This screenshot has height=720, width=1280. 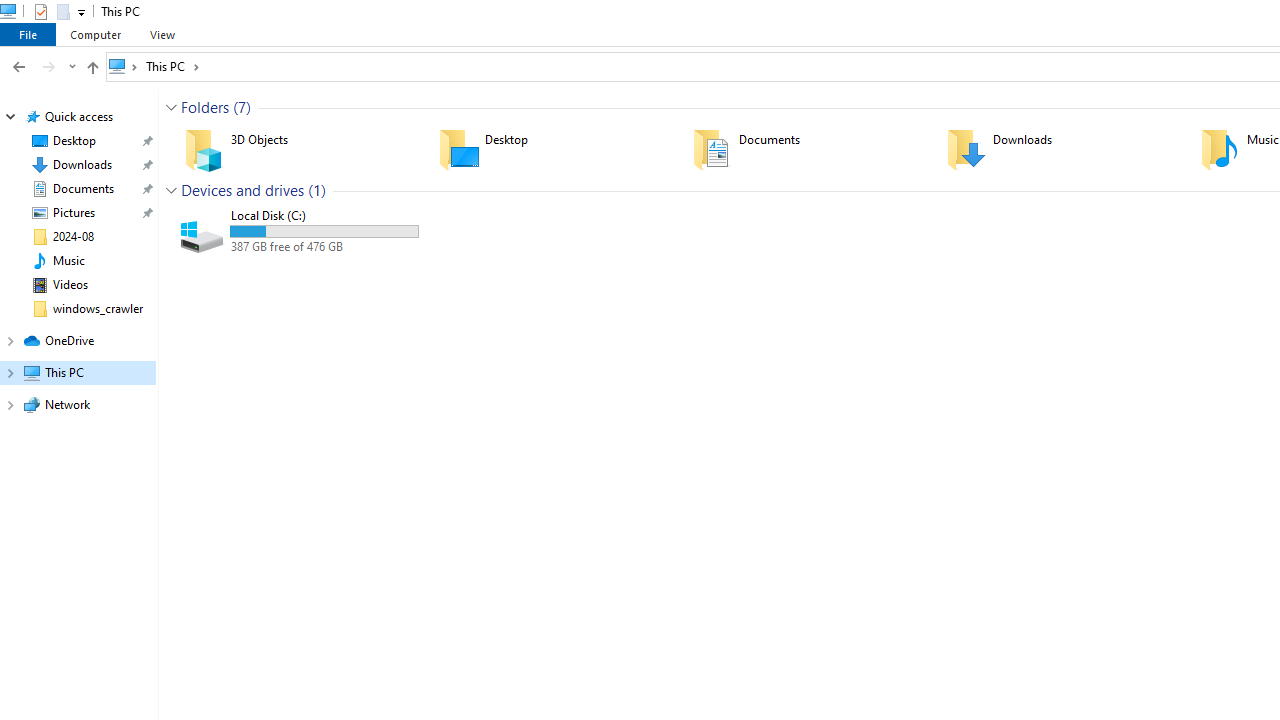 I want to click on 'View', so click(x=162, y=34).